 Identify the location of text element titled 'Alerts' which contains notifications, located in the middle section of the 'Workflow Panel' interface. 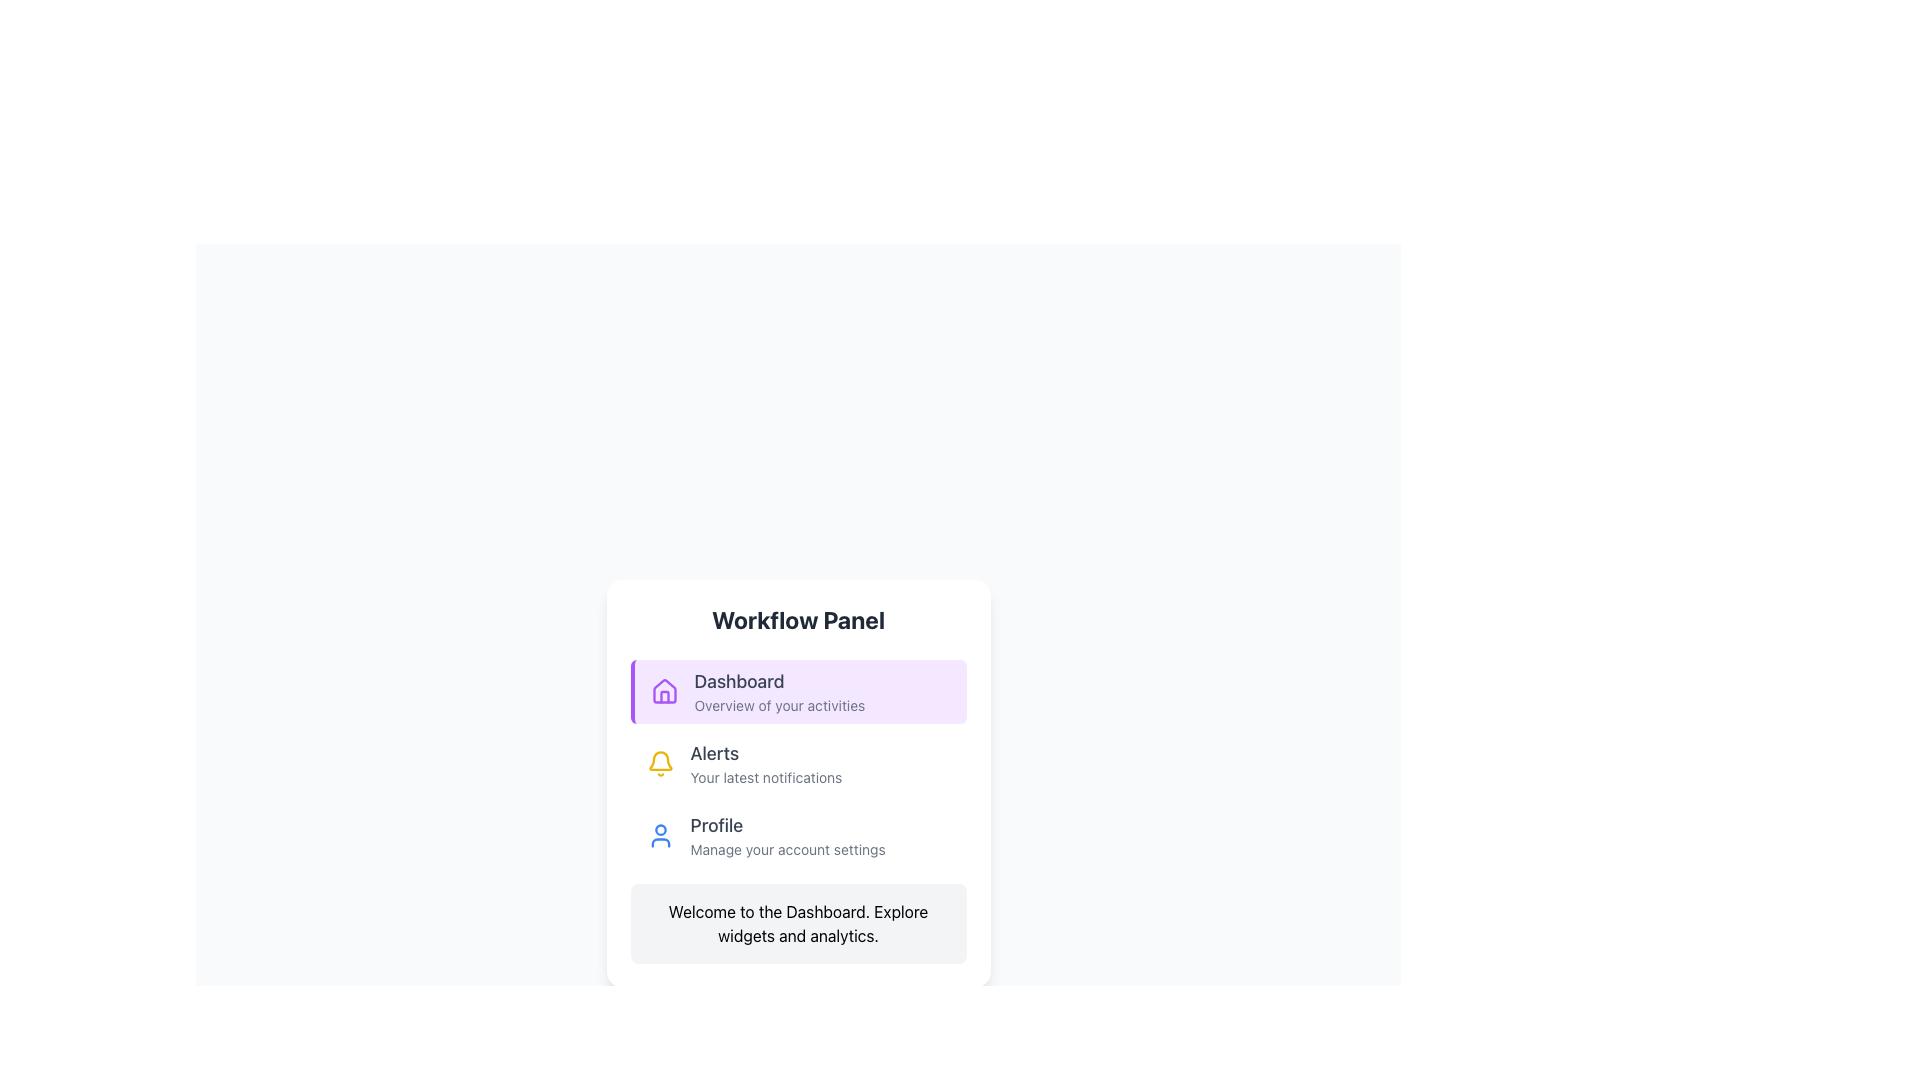
(765, 763).